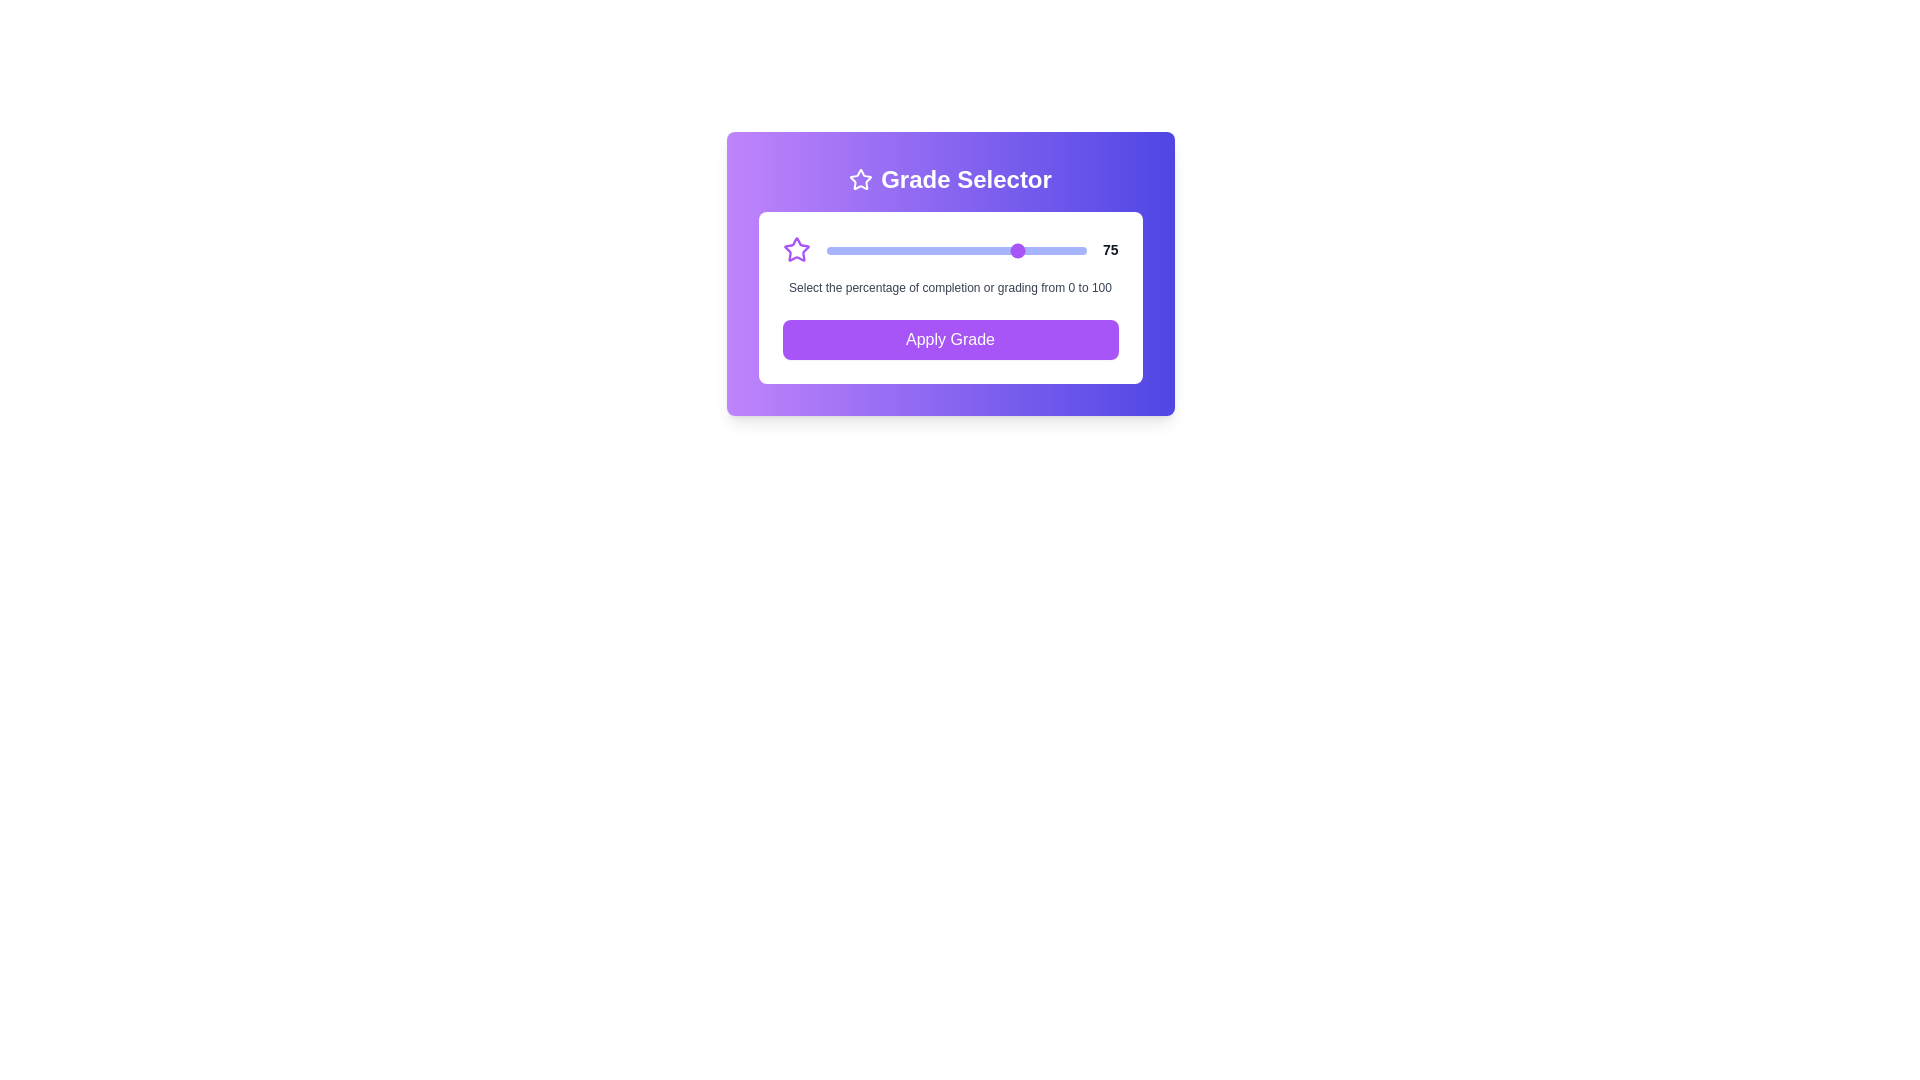  What do you see at coordinates (863, 249) in the screenshot?
I see `the slider's value` at bounding box center [863, 249].